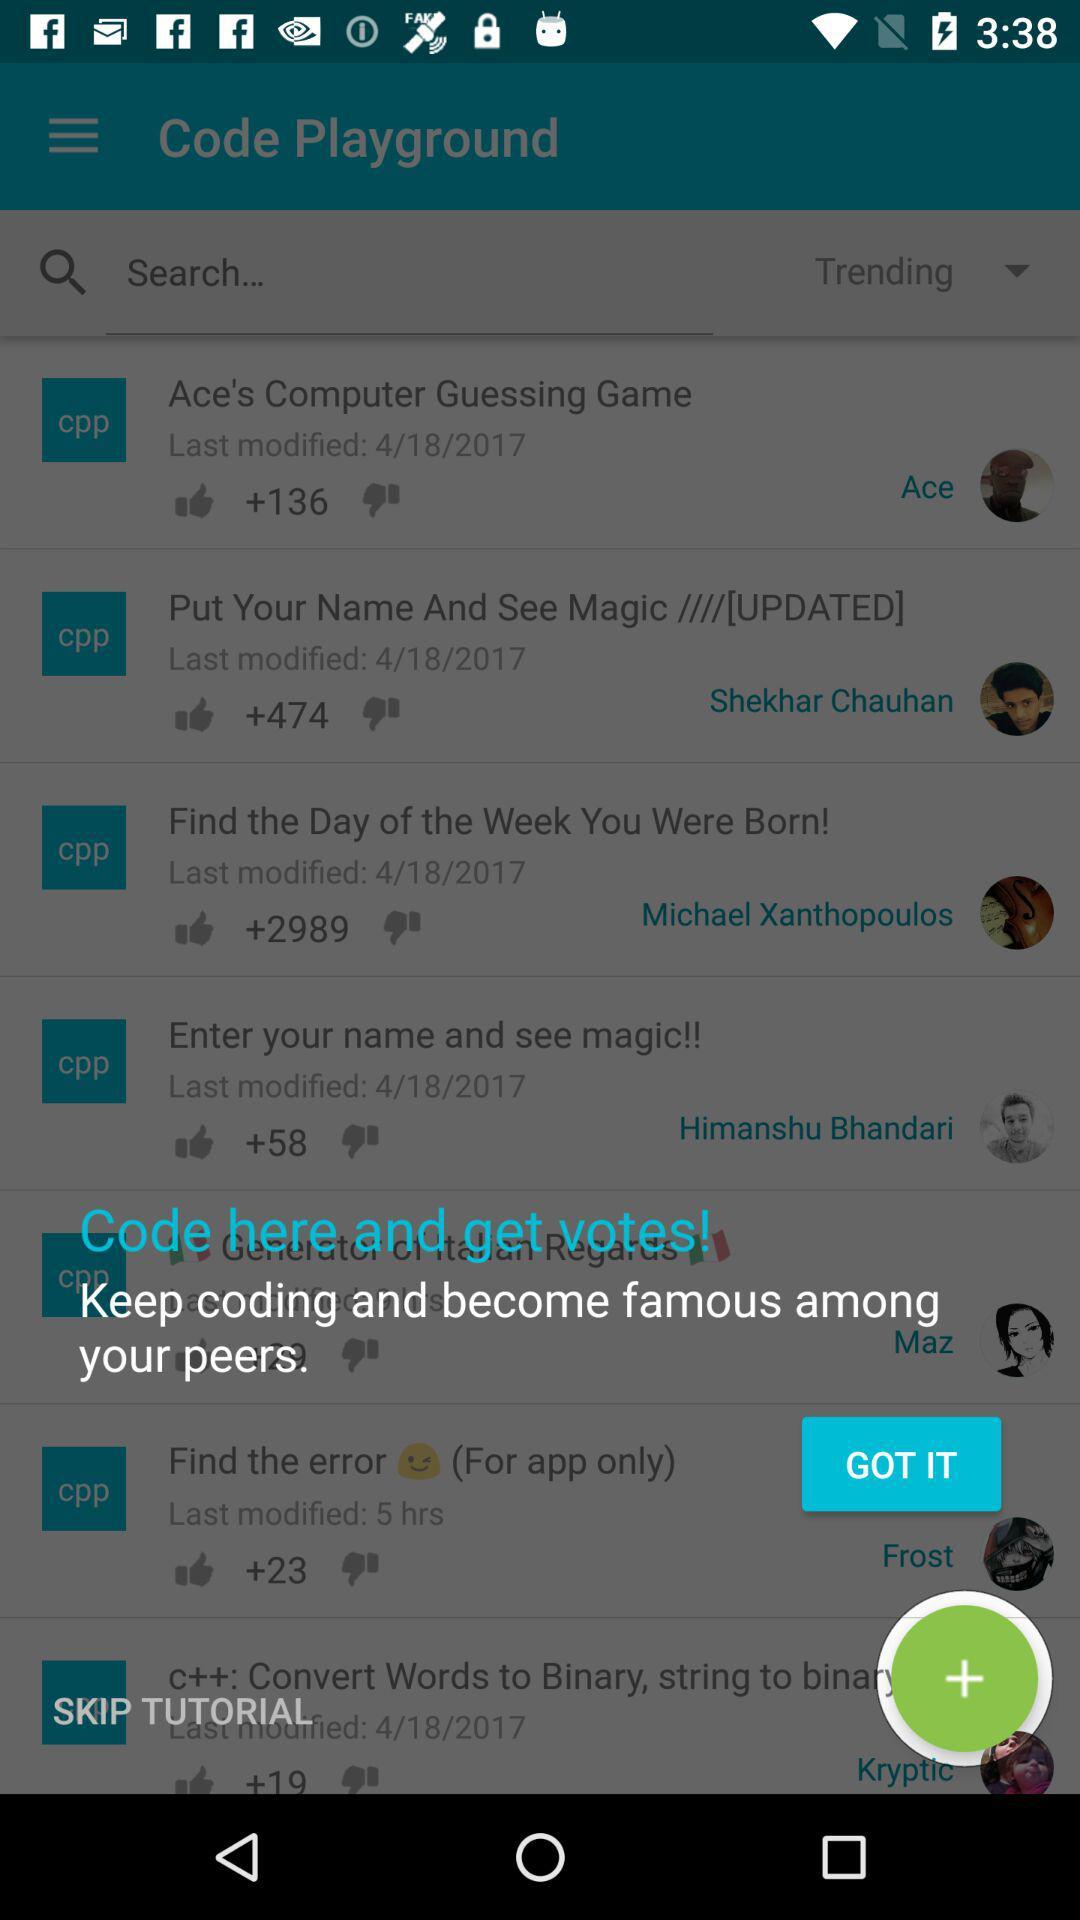 The height and width of the screenshot is (1920, 1080). I want to click on the dislike option which is left to the michael xanthopoulos, so click(401, 926).